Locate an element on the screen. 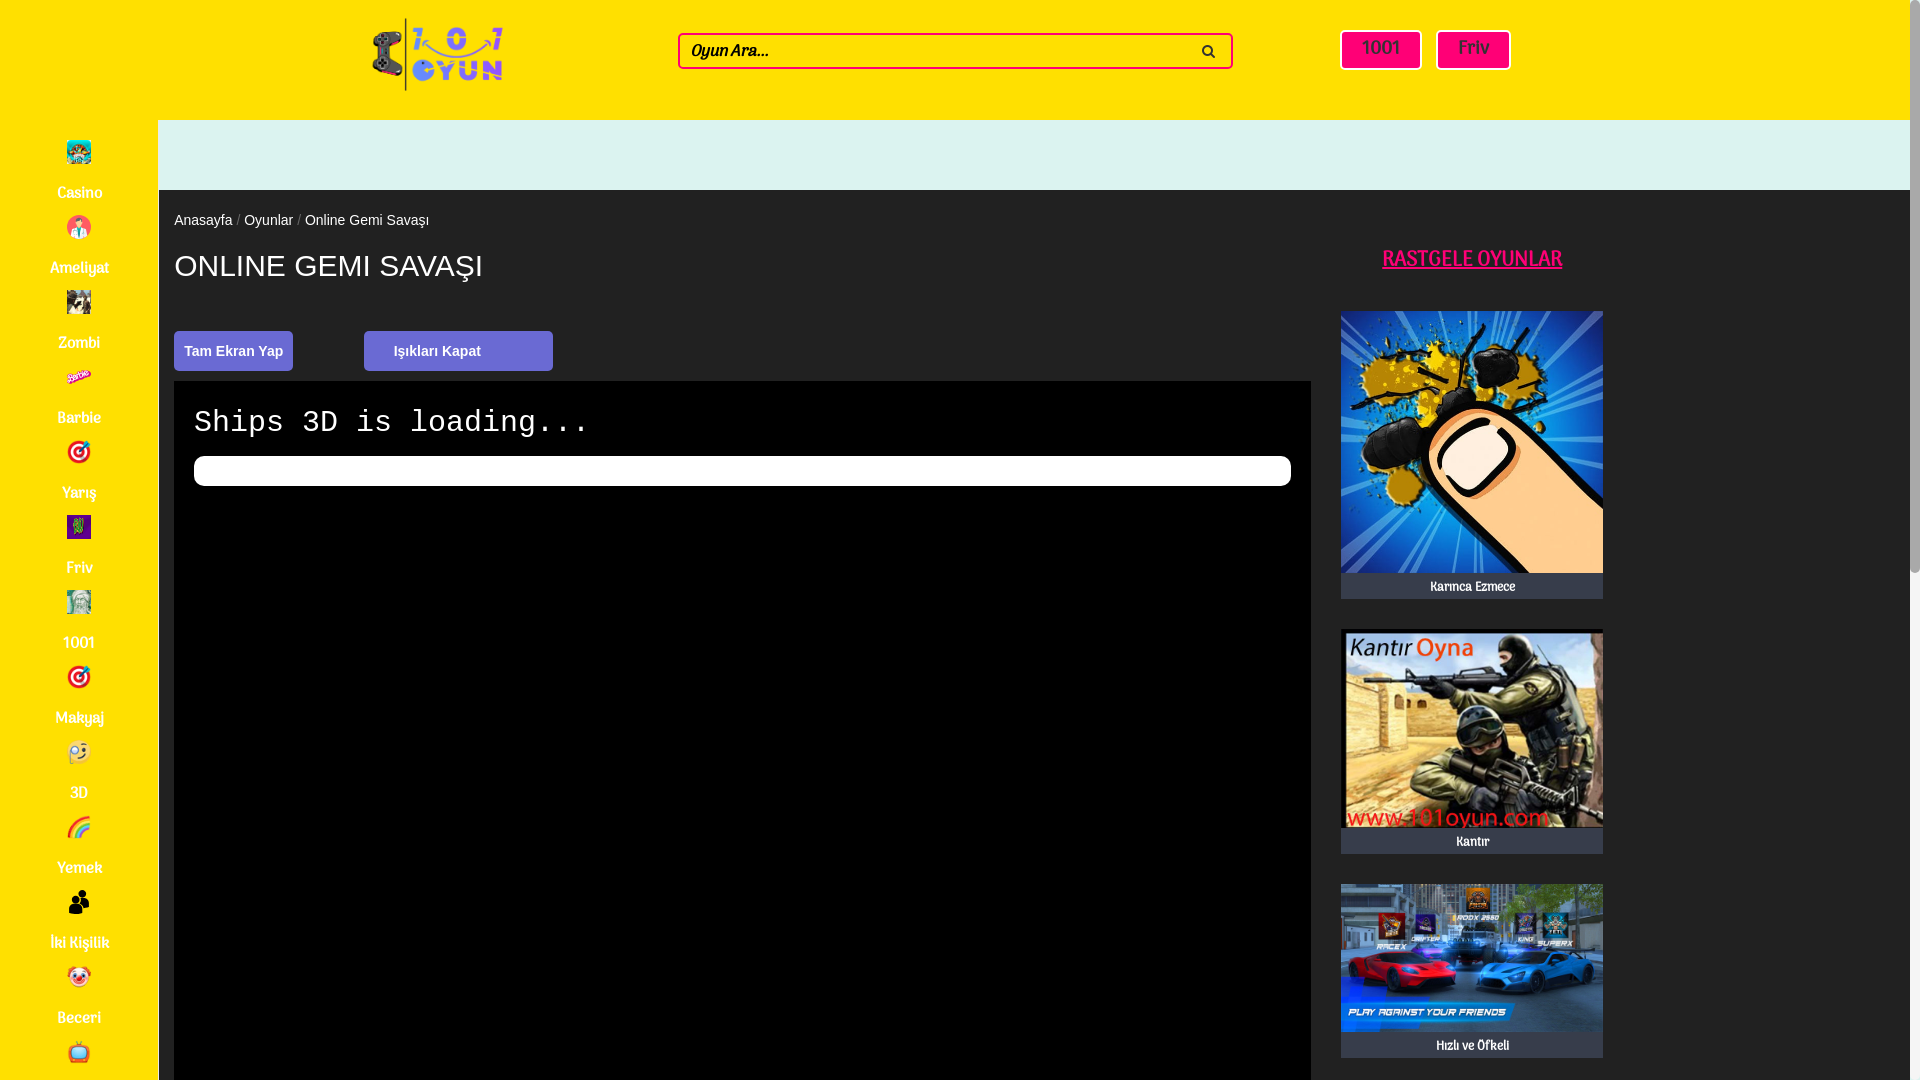 The height and width of the screenshot is (1080, 1920). '1001' is located at coordinates (1361, 48).